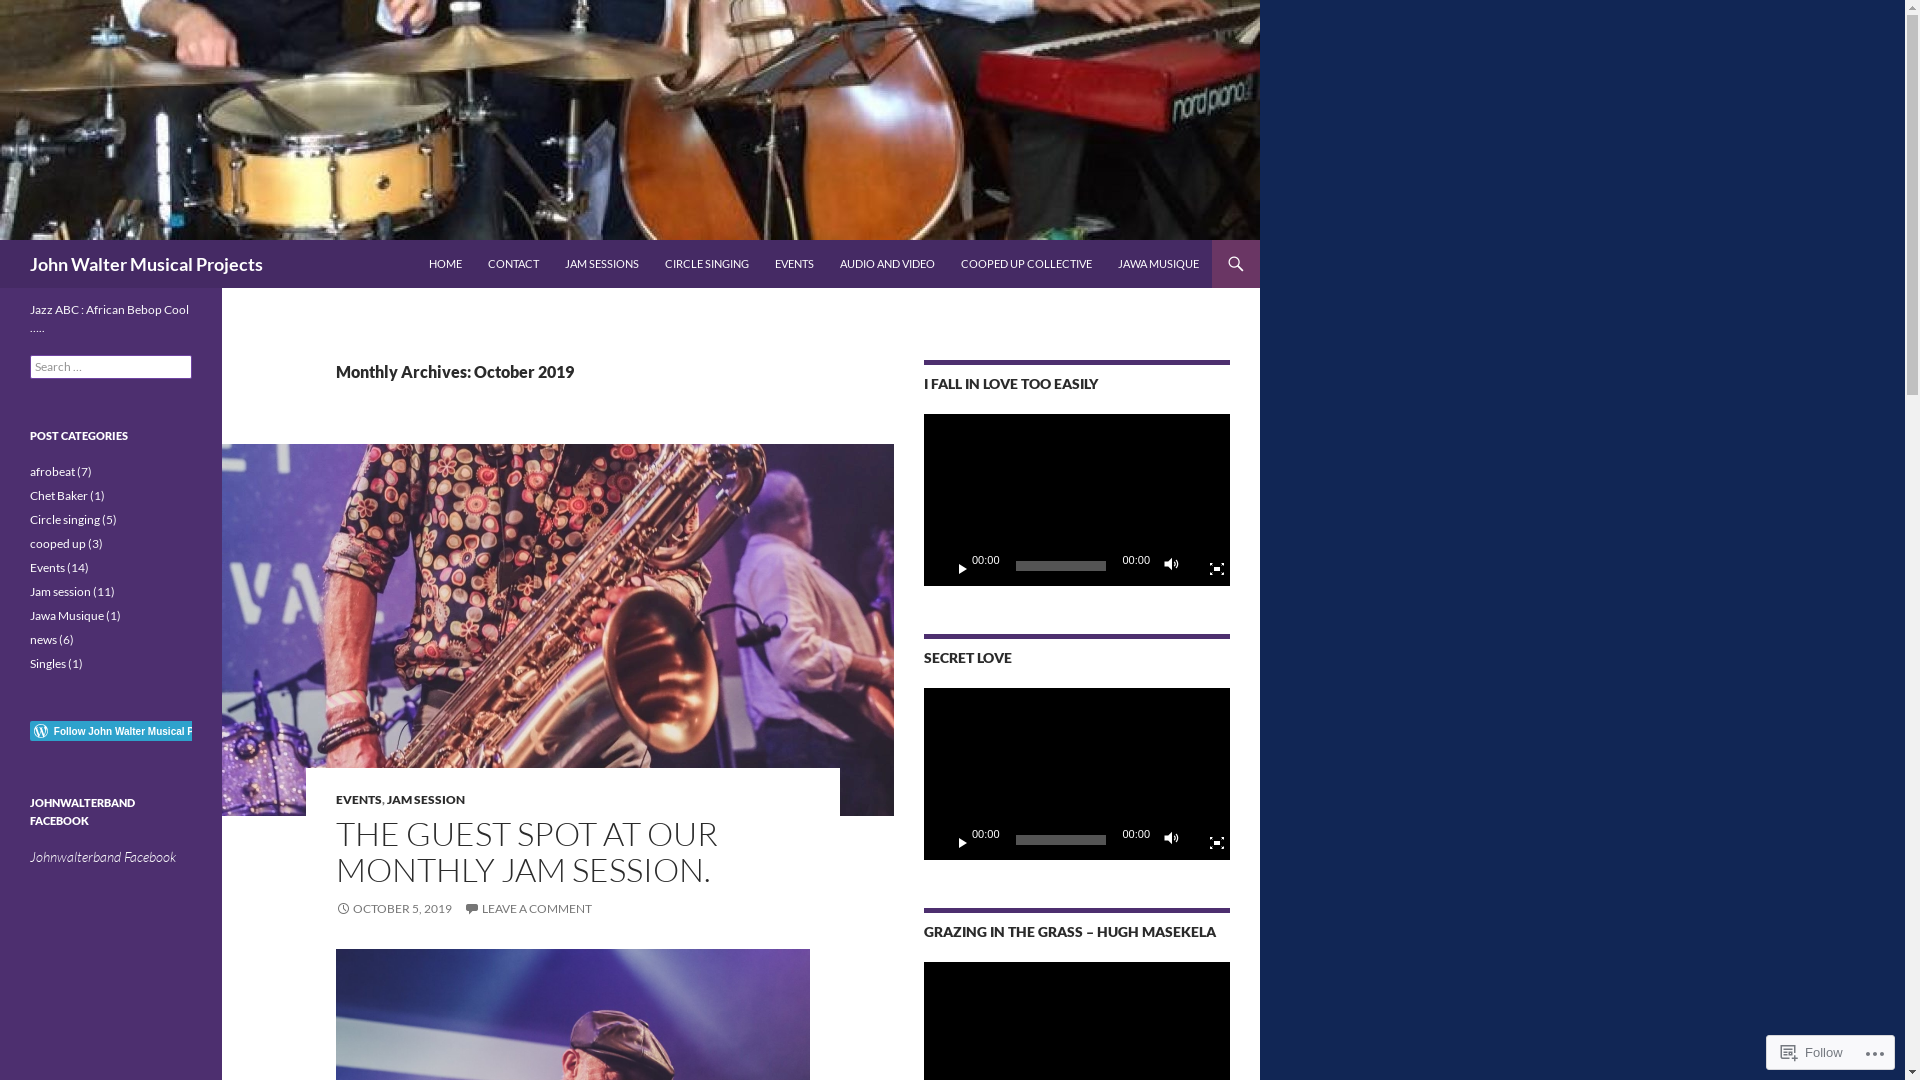 The height and width of the screenshot is (1080, 1920). I want to click on 'Play', so click(939, 566).